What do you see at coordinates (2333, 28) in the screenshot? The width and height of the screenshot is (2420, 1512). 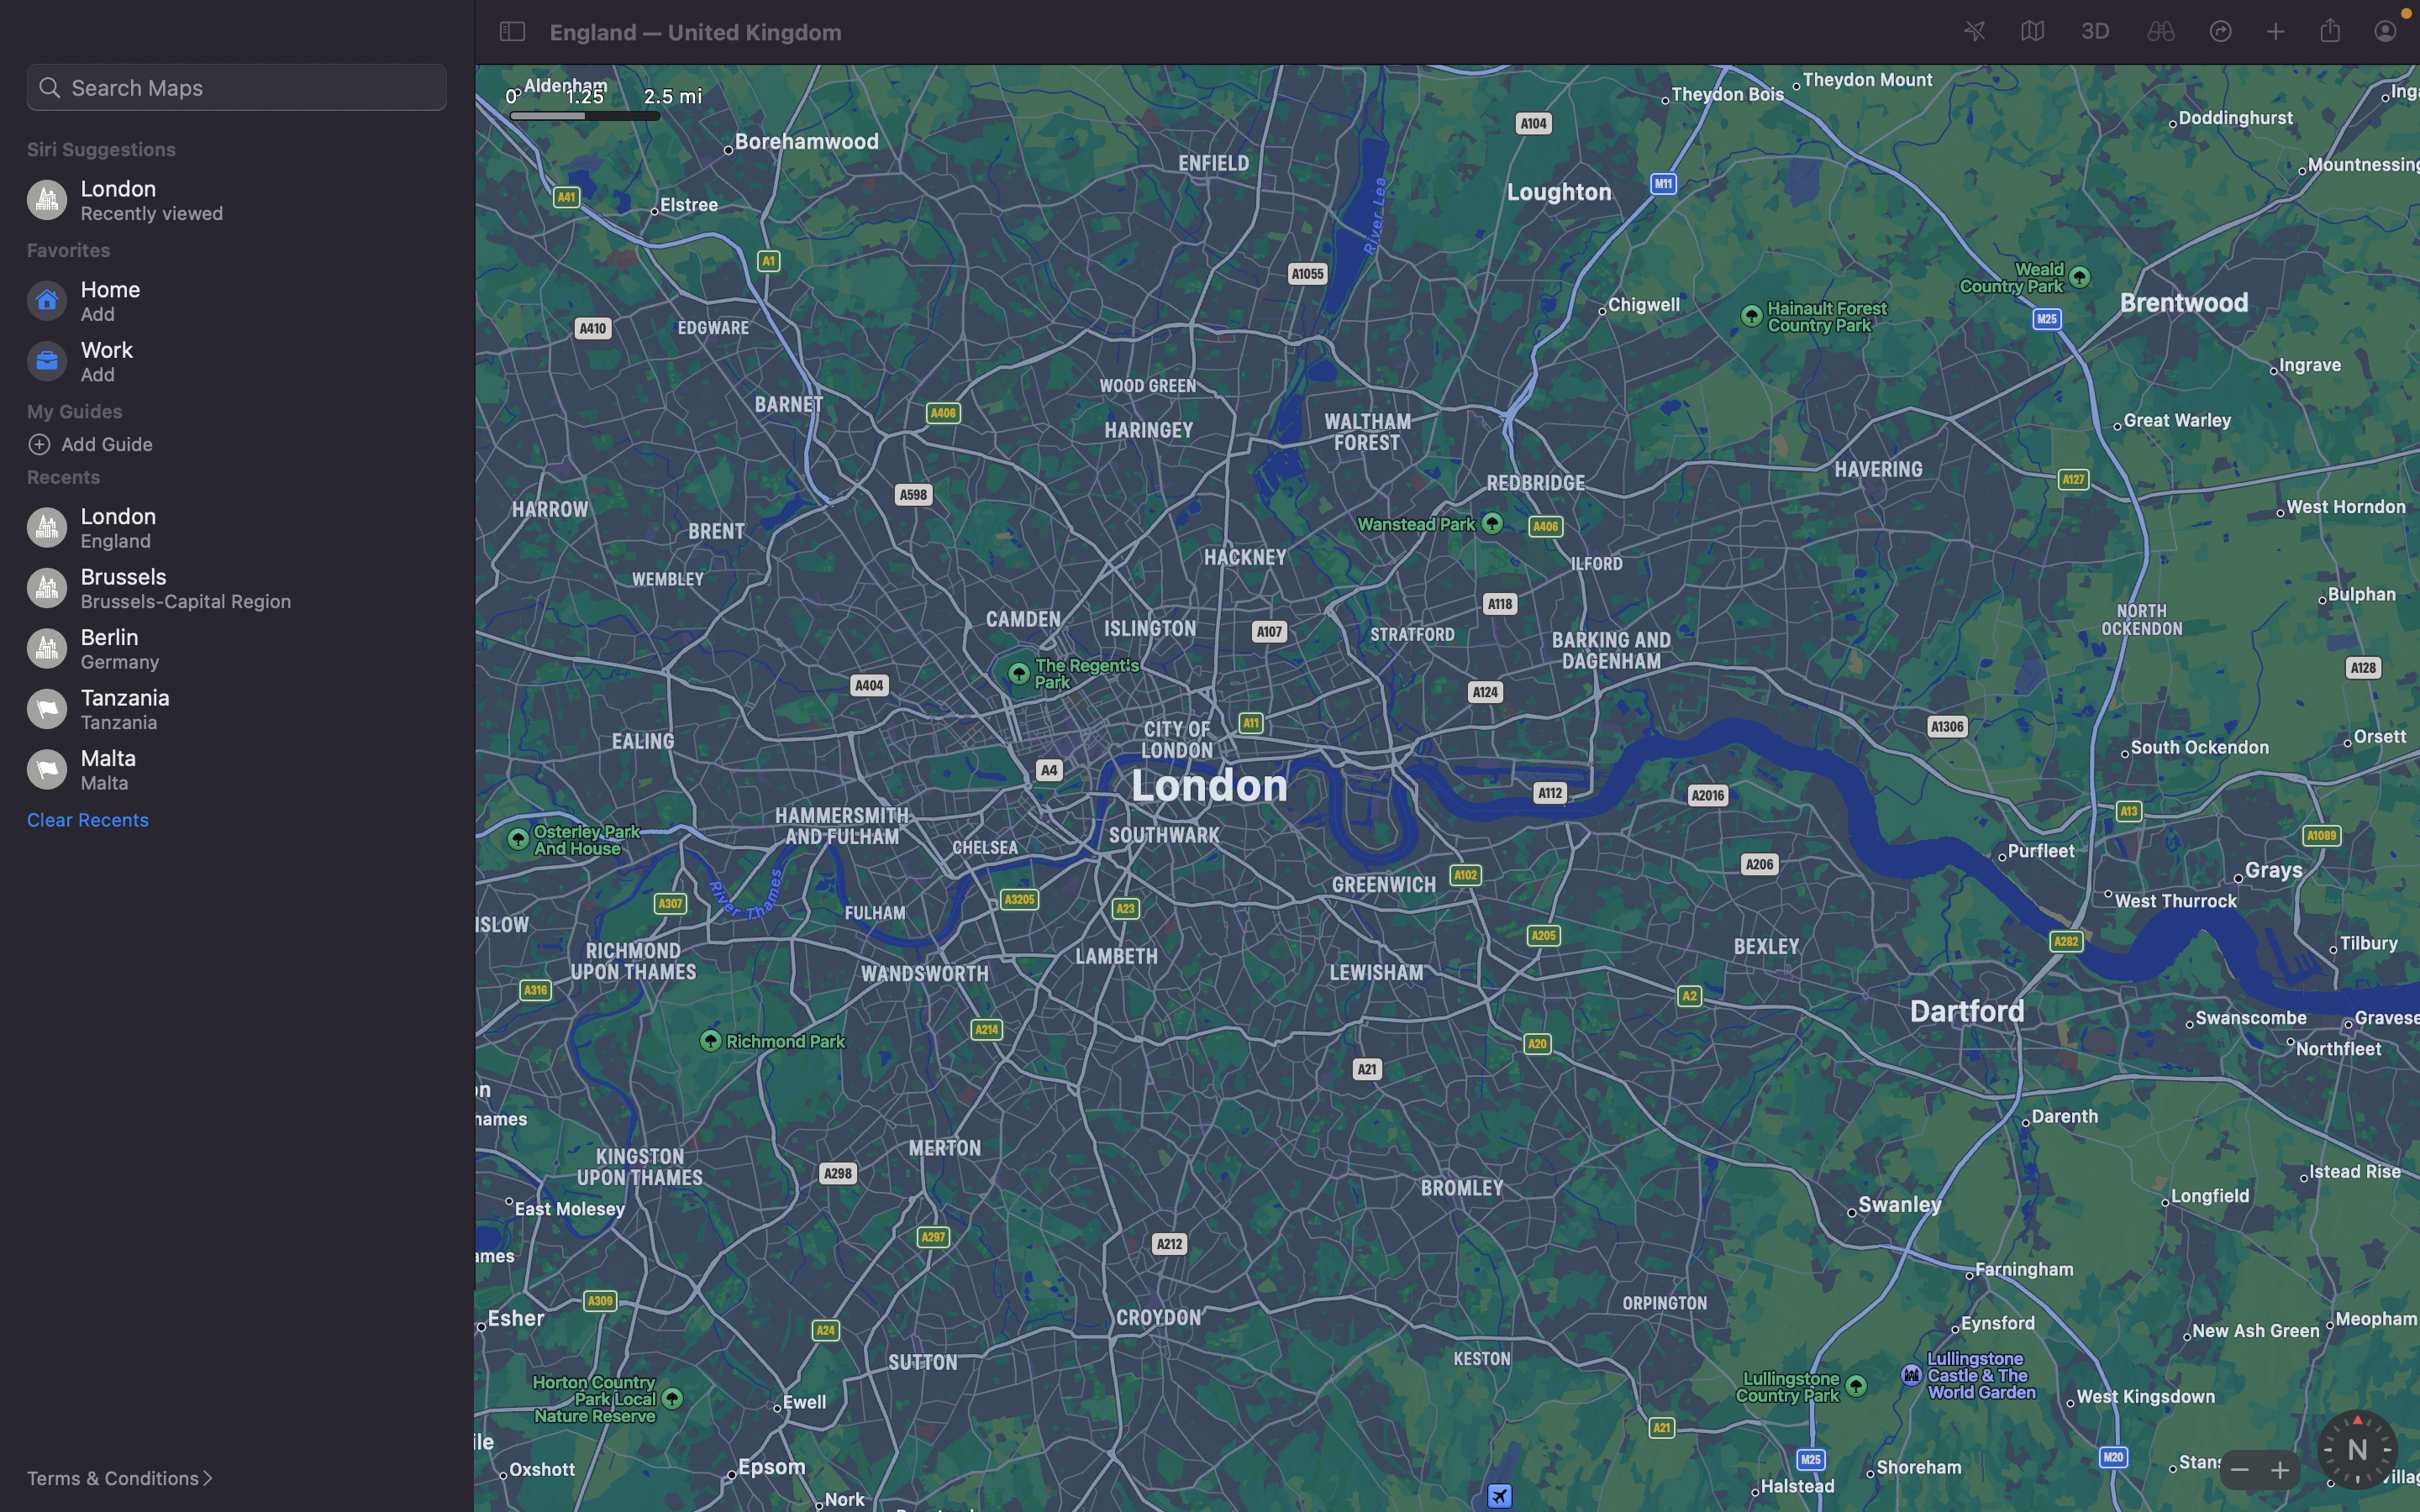 I see `Release the present cartographic point` at bounding box center [2333, 28].